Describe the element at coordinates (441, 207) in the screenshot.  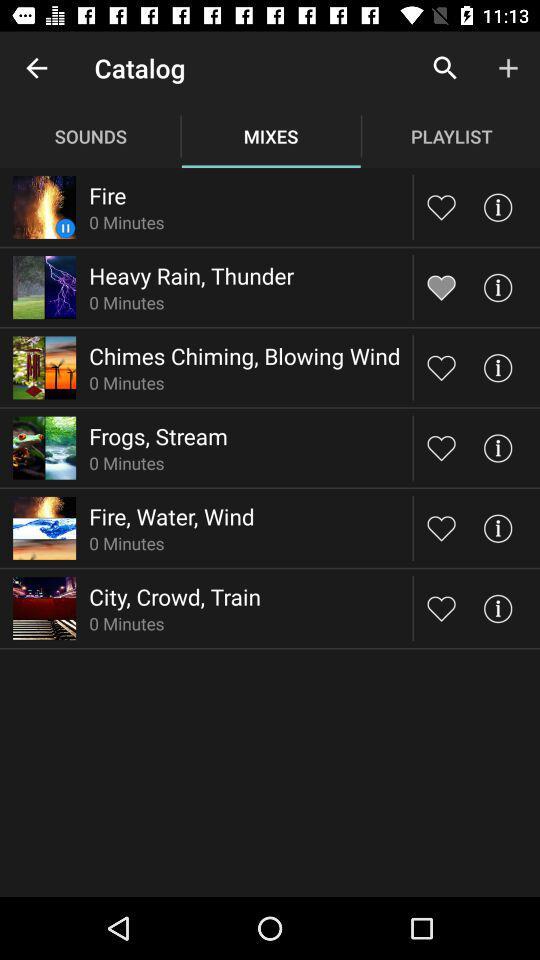
I see `to favorites` at that location.